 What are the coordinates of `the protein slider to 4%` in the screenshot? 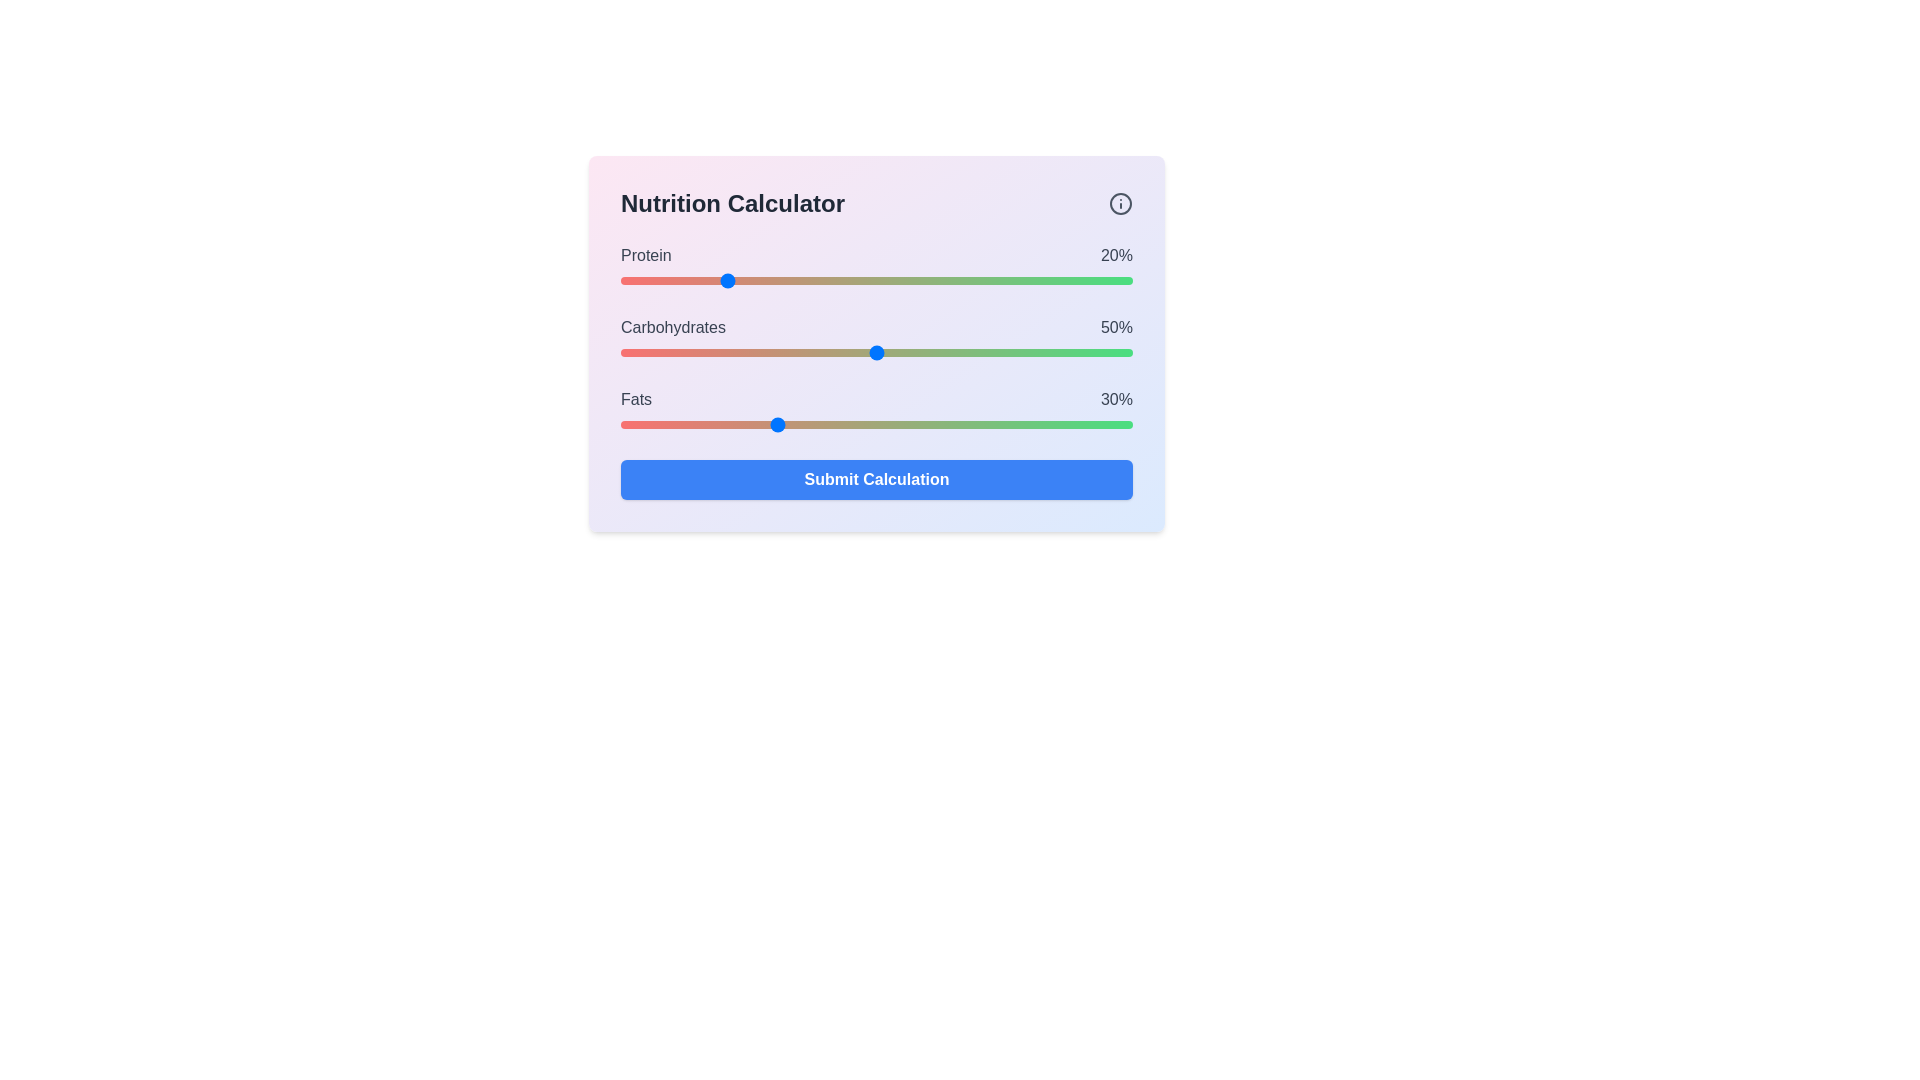 It's located at (641, 281).